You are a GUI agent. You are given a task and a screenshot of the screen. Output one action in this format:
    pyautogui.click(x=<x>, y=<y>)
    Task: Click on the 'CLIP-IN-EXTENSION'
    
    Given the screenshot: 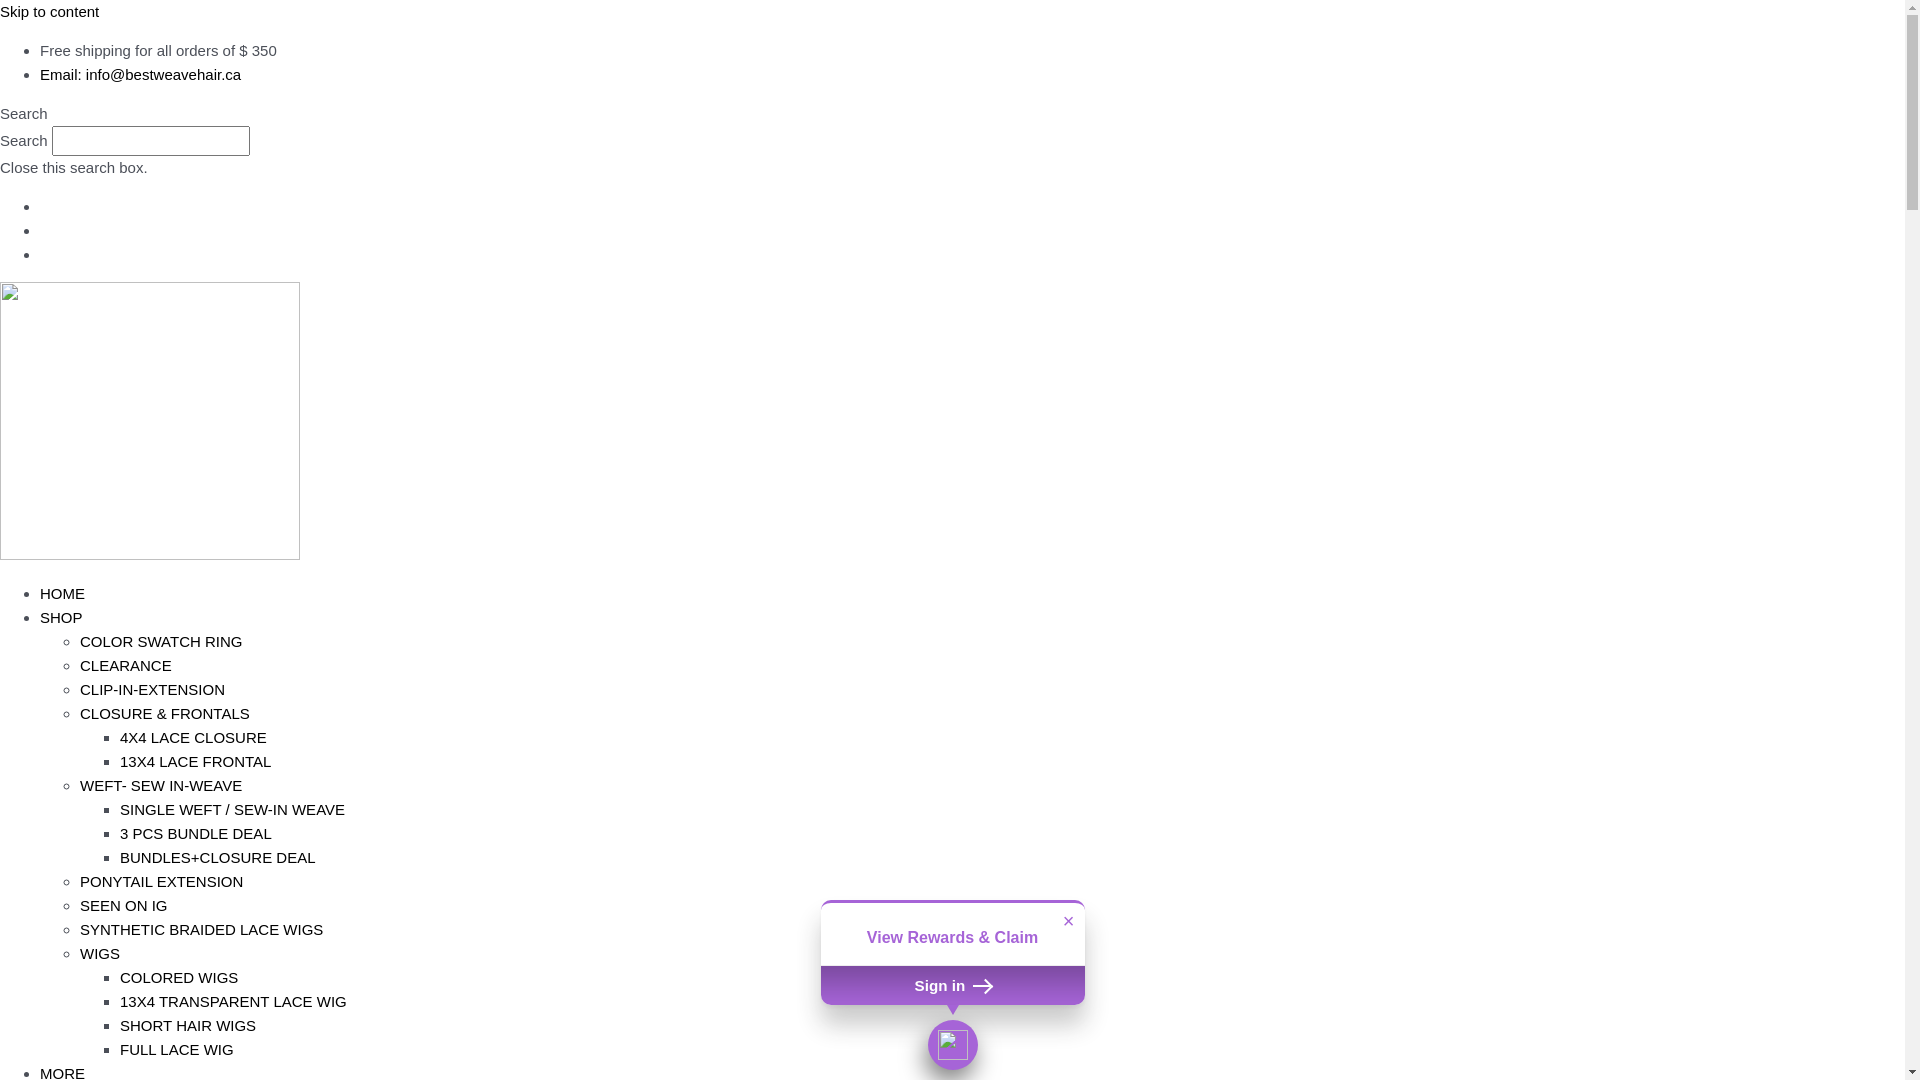 What is the action you would take?
    pyautogui.click(x=151, y=688)
    